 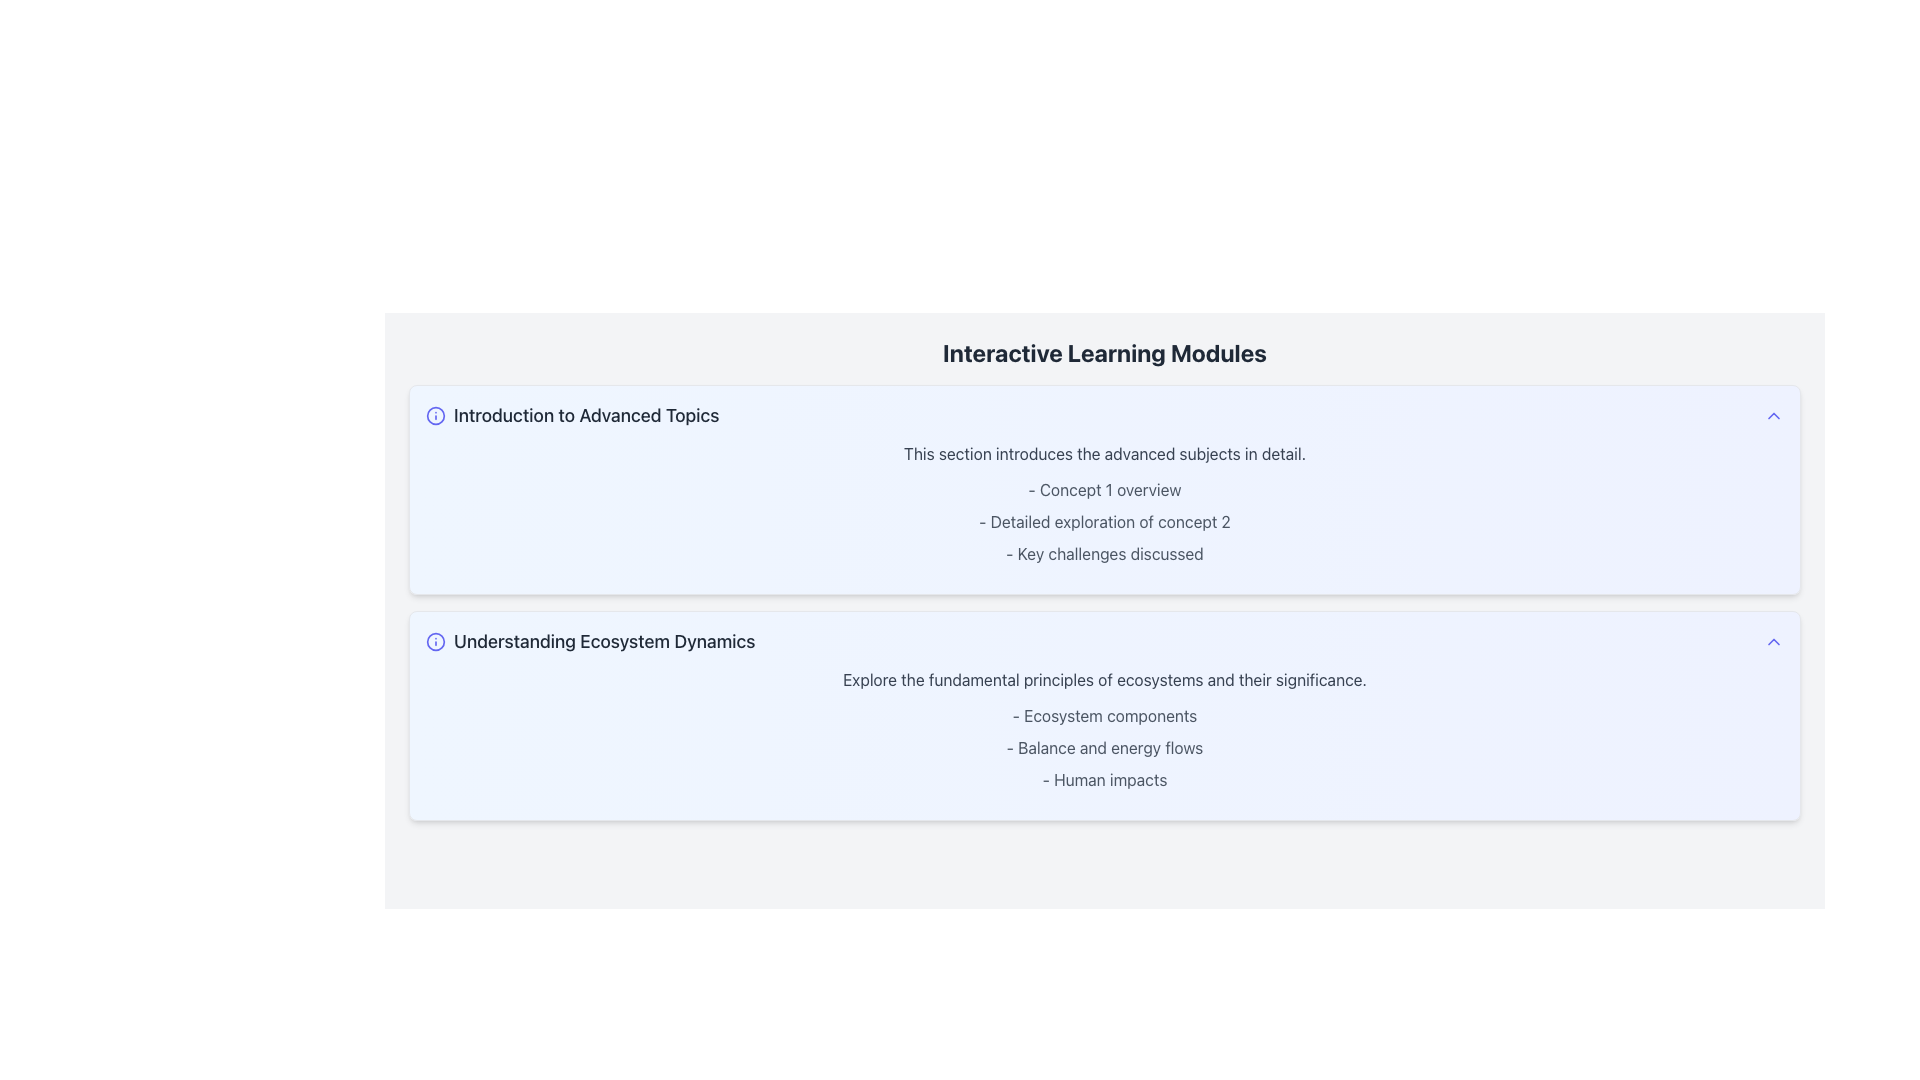 What do you see at coordinates (1103, 678) in the screenshot?
I see `text that provides a summary of the principles of ecosystems and their importance, located below the header 'Understanding Ecosystem Dynamics.'` at bounding box center [1103, 678].